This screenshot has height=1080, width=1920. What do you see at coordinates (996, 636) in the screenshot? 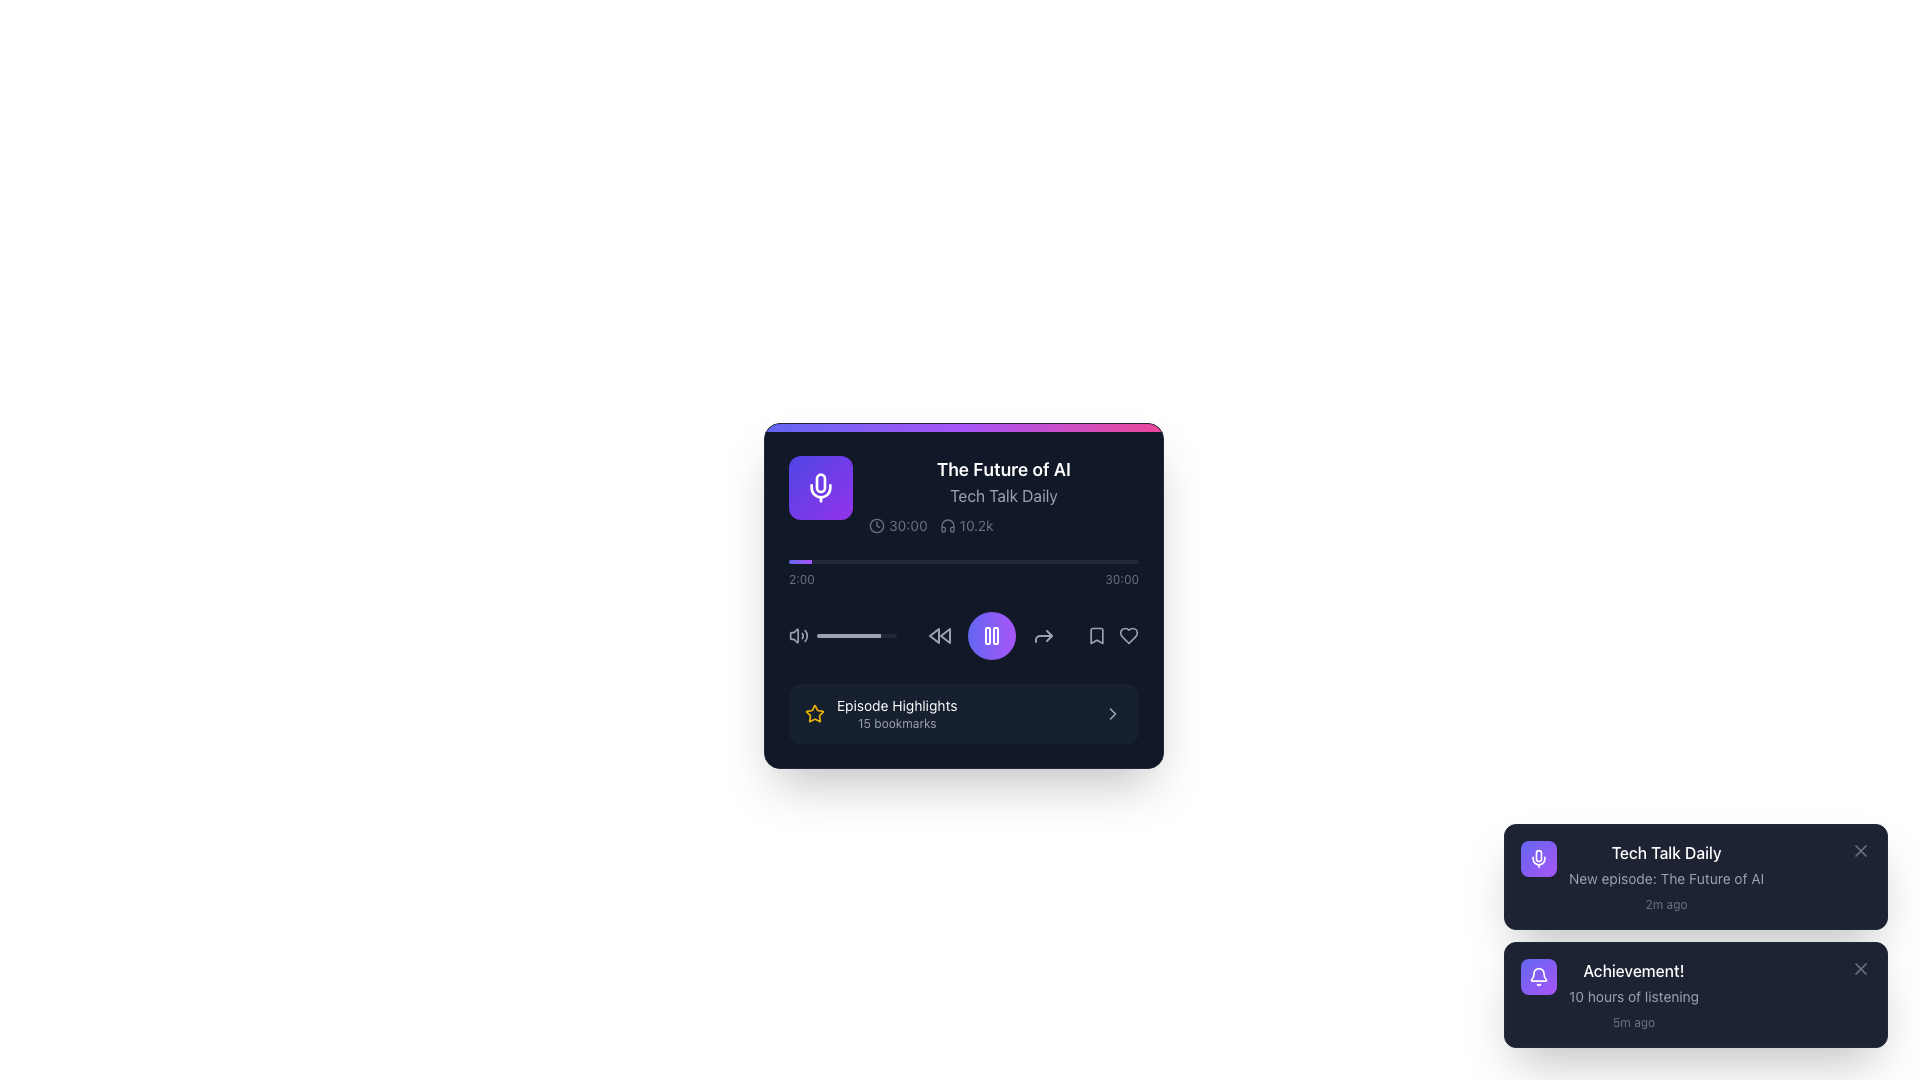
I see `the right vertical bar of the pause icon` at bounding box center [996, 636].